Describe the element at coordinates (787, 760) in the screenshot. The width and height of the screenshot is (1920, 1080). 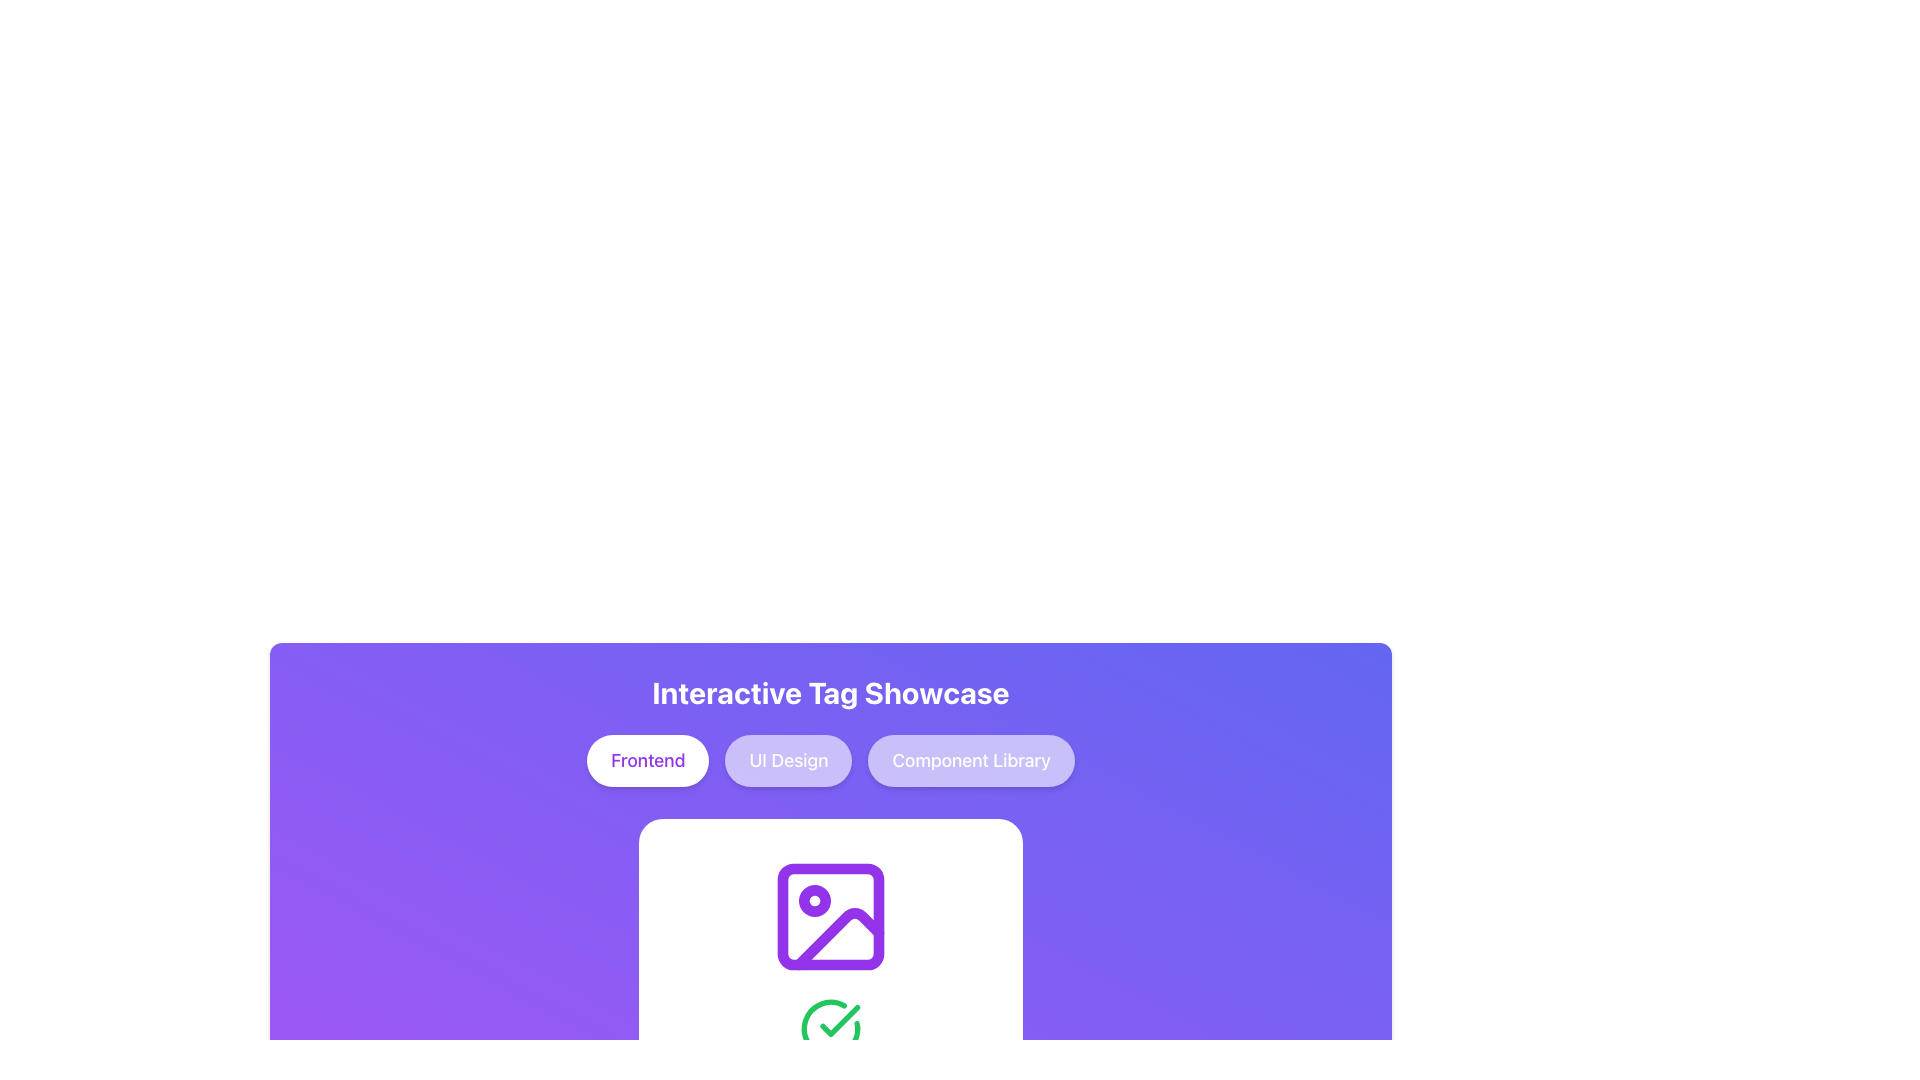
I see `the interactive button labeled 'UI Design'` at that location.